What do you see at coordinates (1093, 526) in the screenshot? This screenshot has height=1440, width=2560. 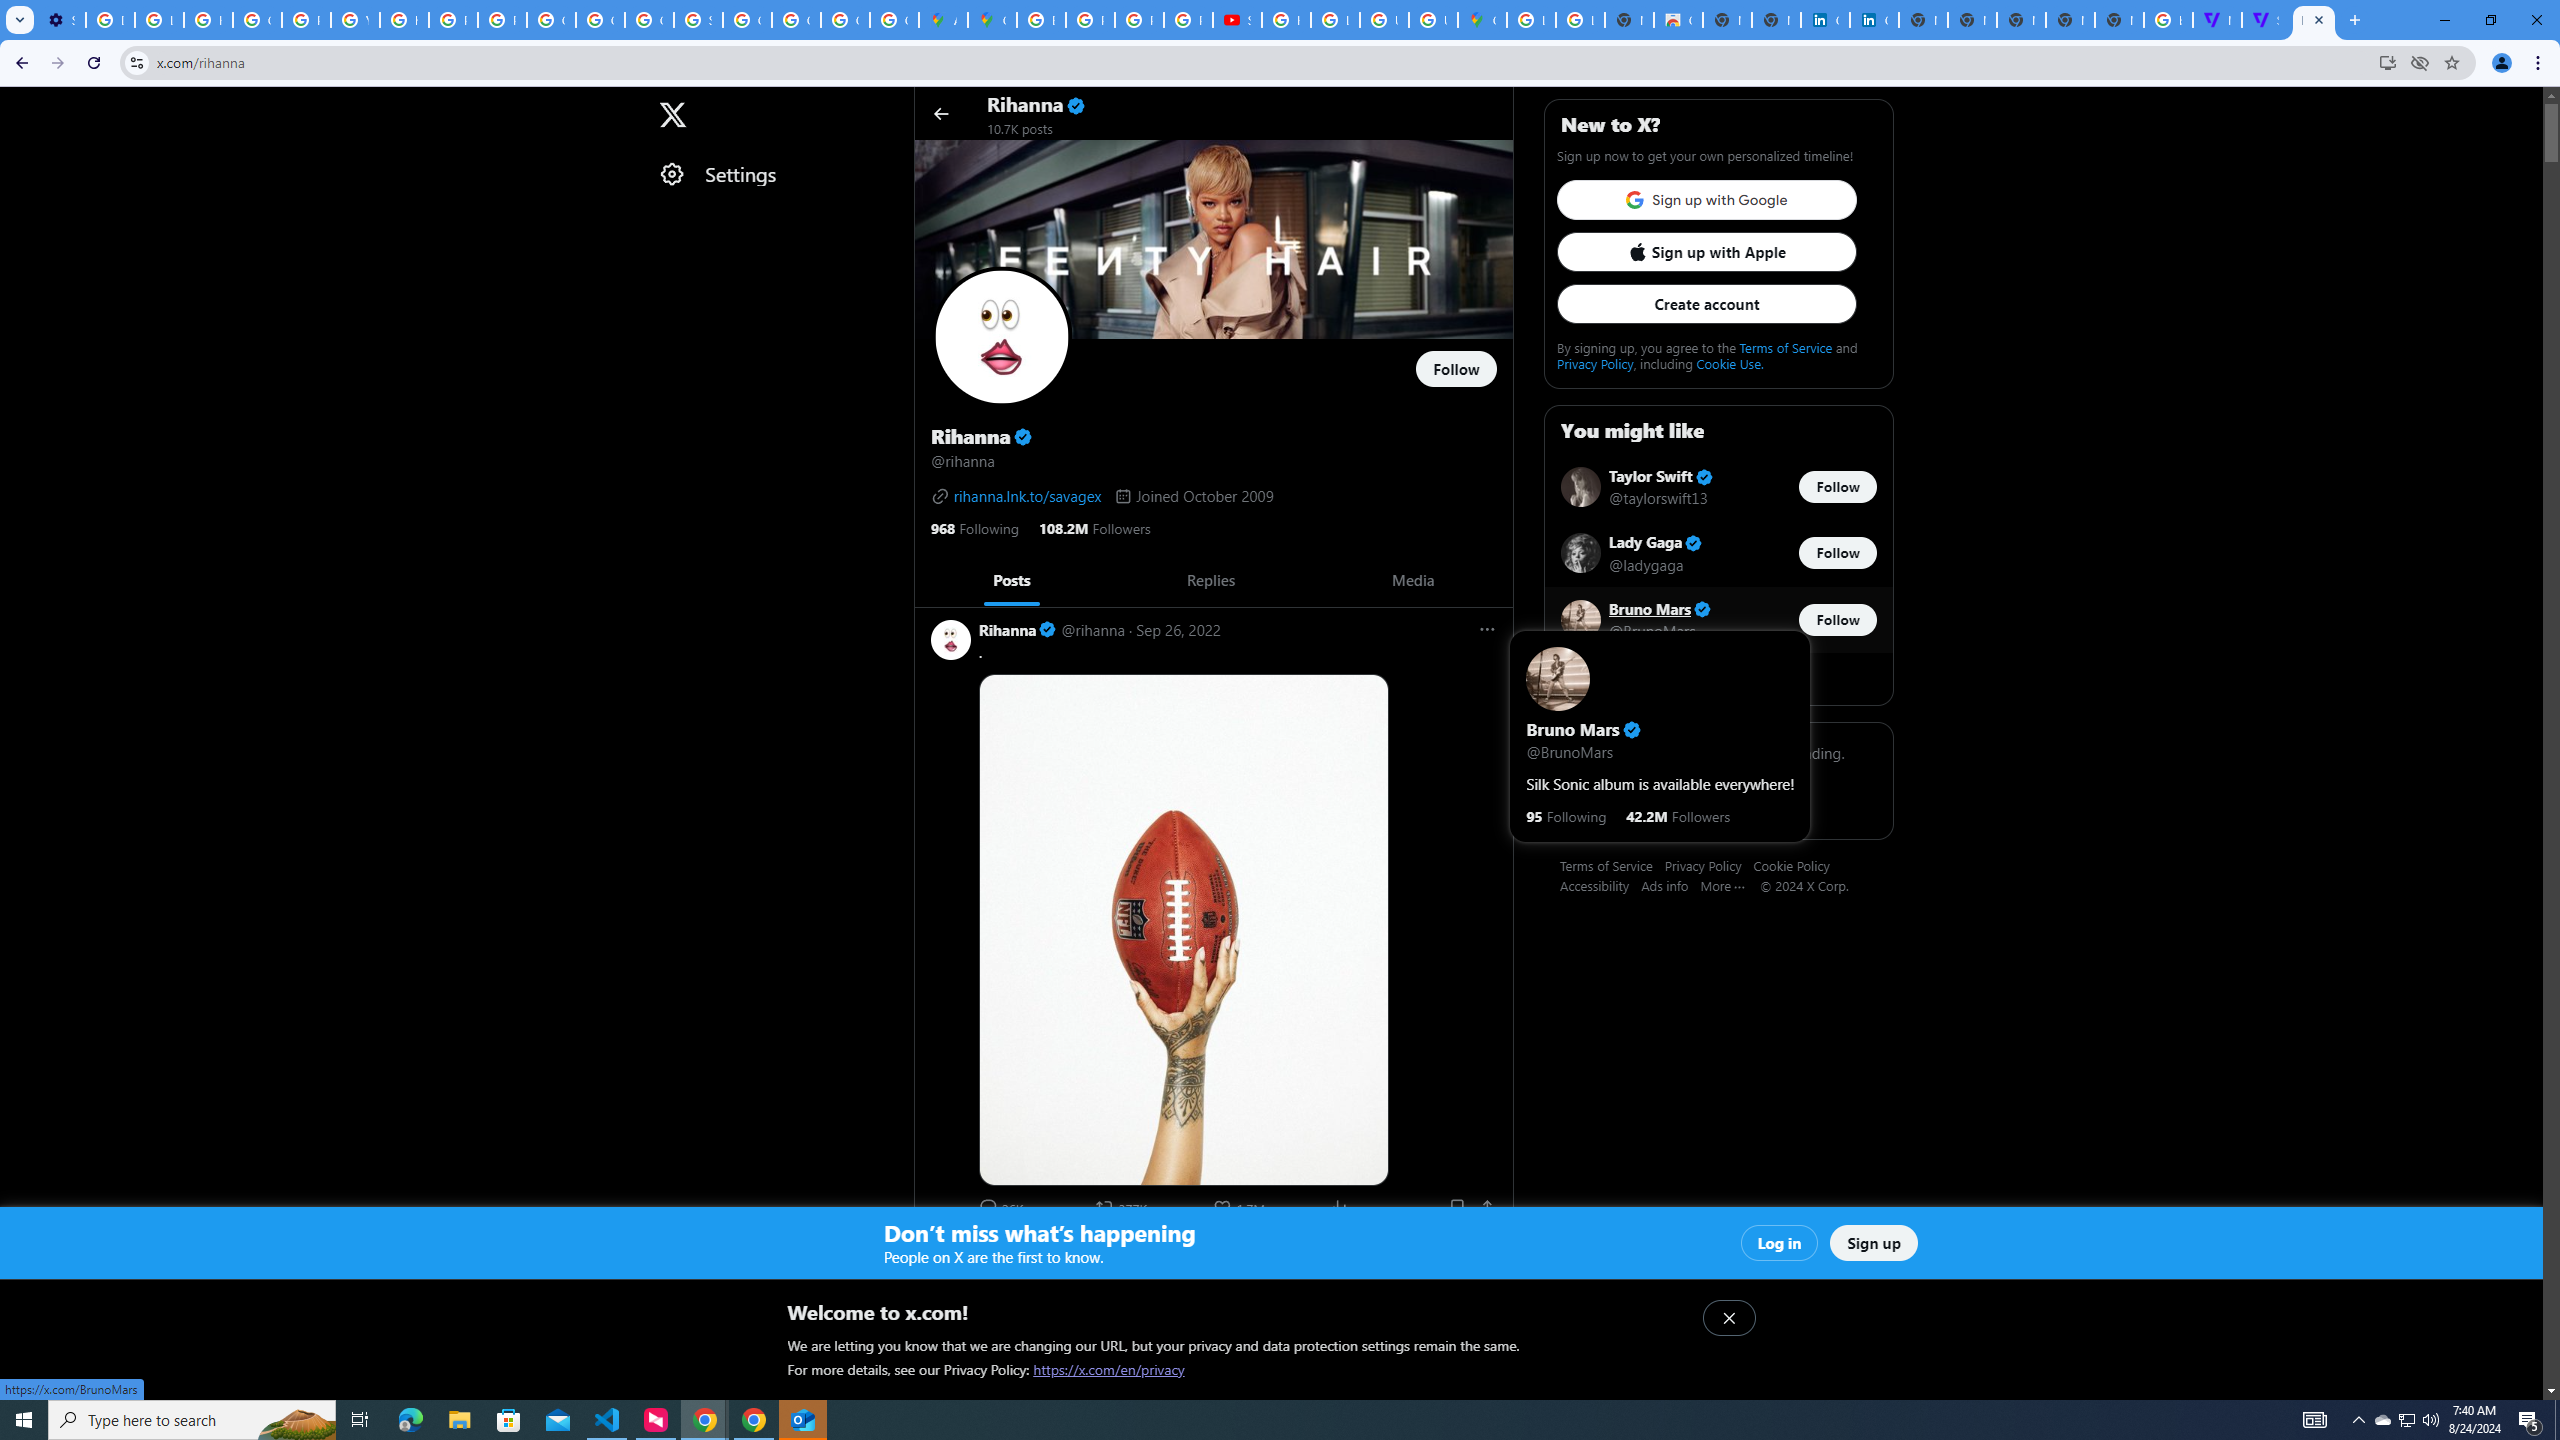 I see `'108.2M Followers'` at bounding box center [1093, 526].